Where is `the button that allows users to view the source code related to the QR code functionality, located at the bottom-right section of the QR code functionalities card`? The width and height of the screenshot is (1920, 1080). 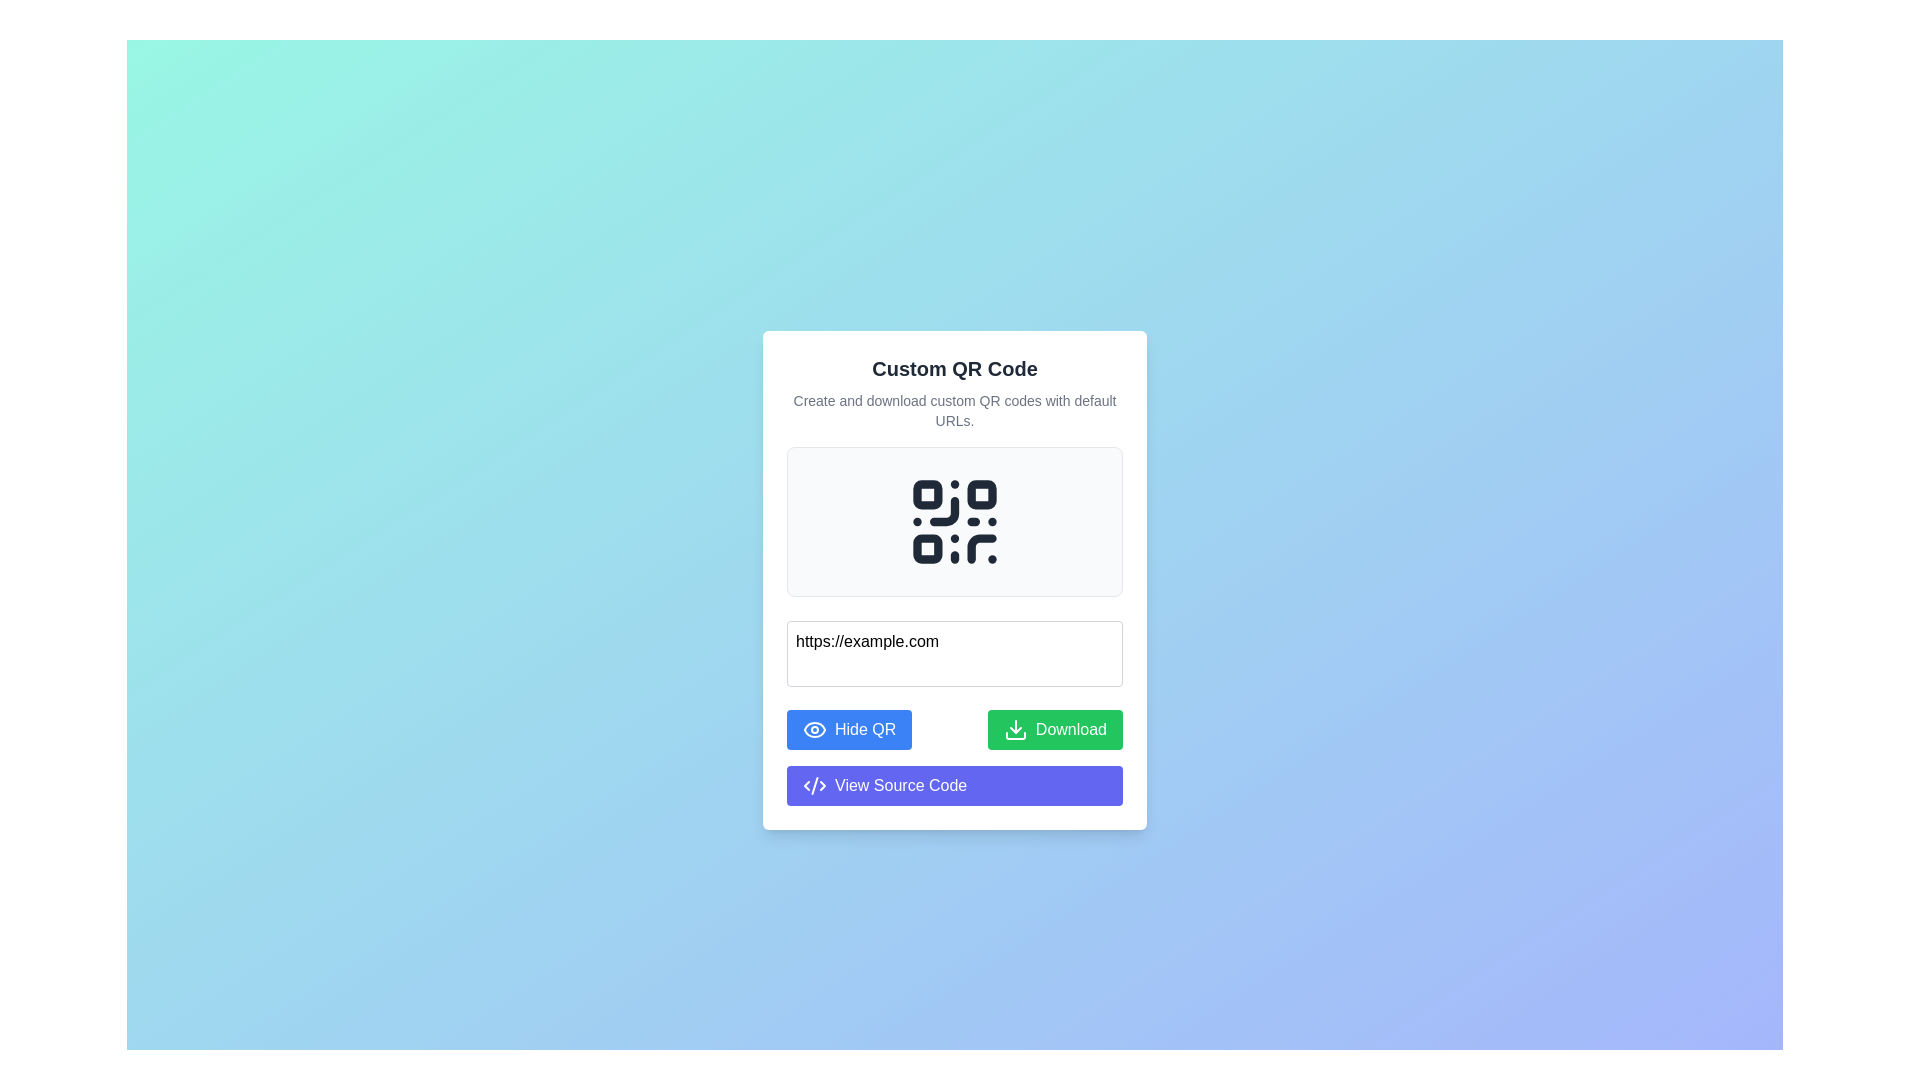
the button that allows users to view the source code related to the QR code functionality, located at the bottom-right section of the QR code functionalities card is located at coordinates (954, 784).